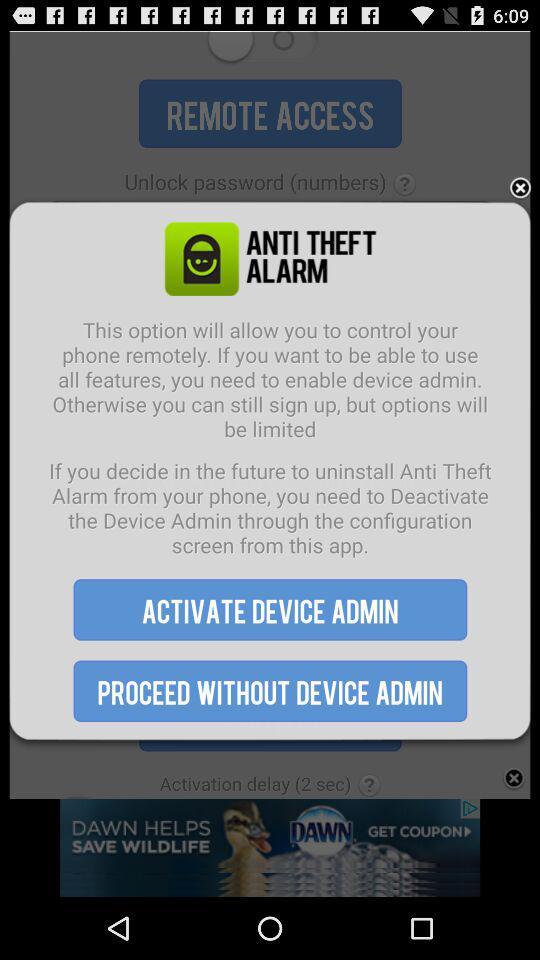  What do you see at coordinates (520, 201) in the screenshot?
I see `the close icon` at bounding box center [520, 201].